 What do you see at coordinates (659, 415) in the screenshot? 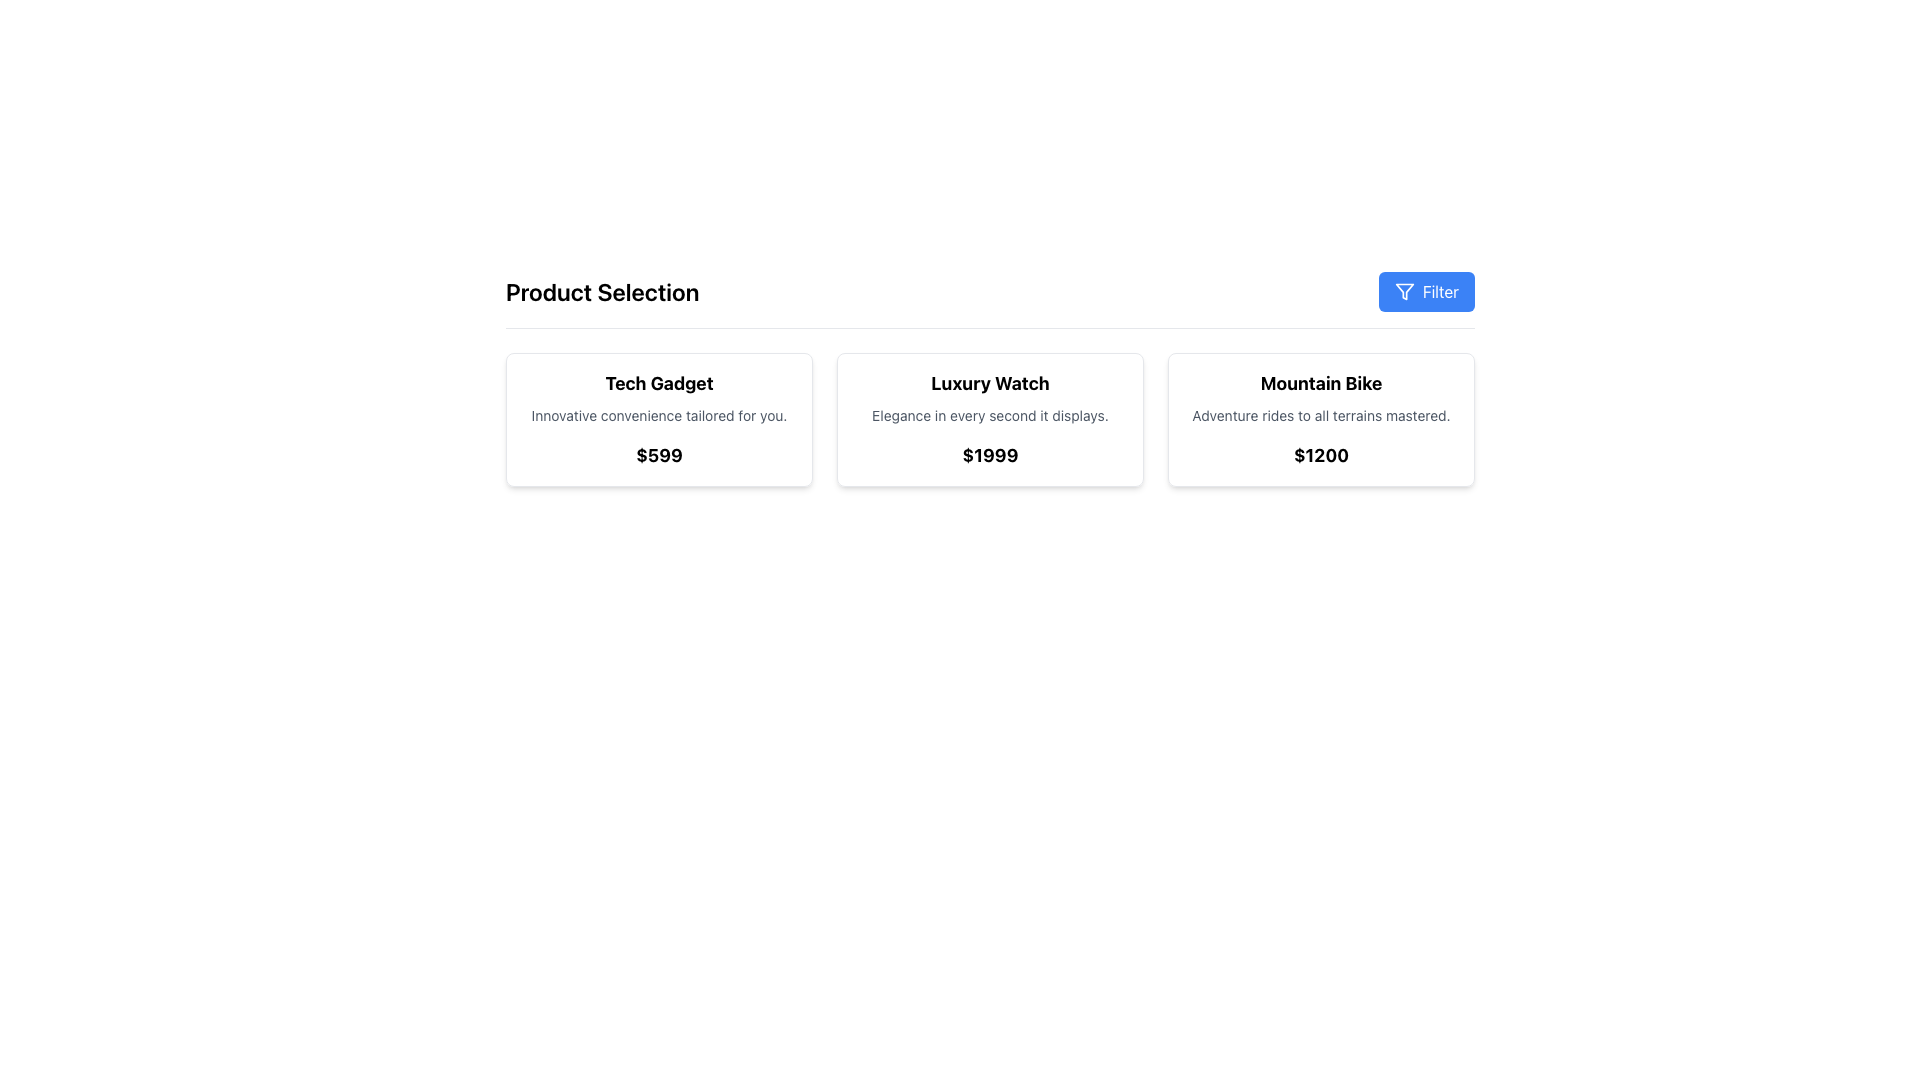
I see `the text block displaying 'Innovative convenience tailored for you.' located beneath the title 'Tech Gadget' and above the price '$599' in the leftmost product card` at bounding box center [659, 415].